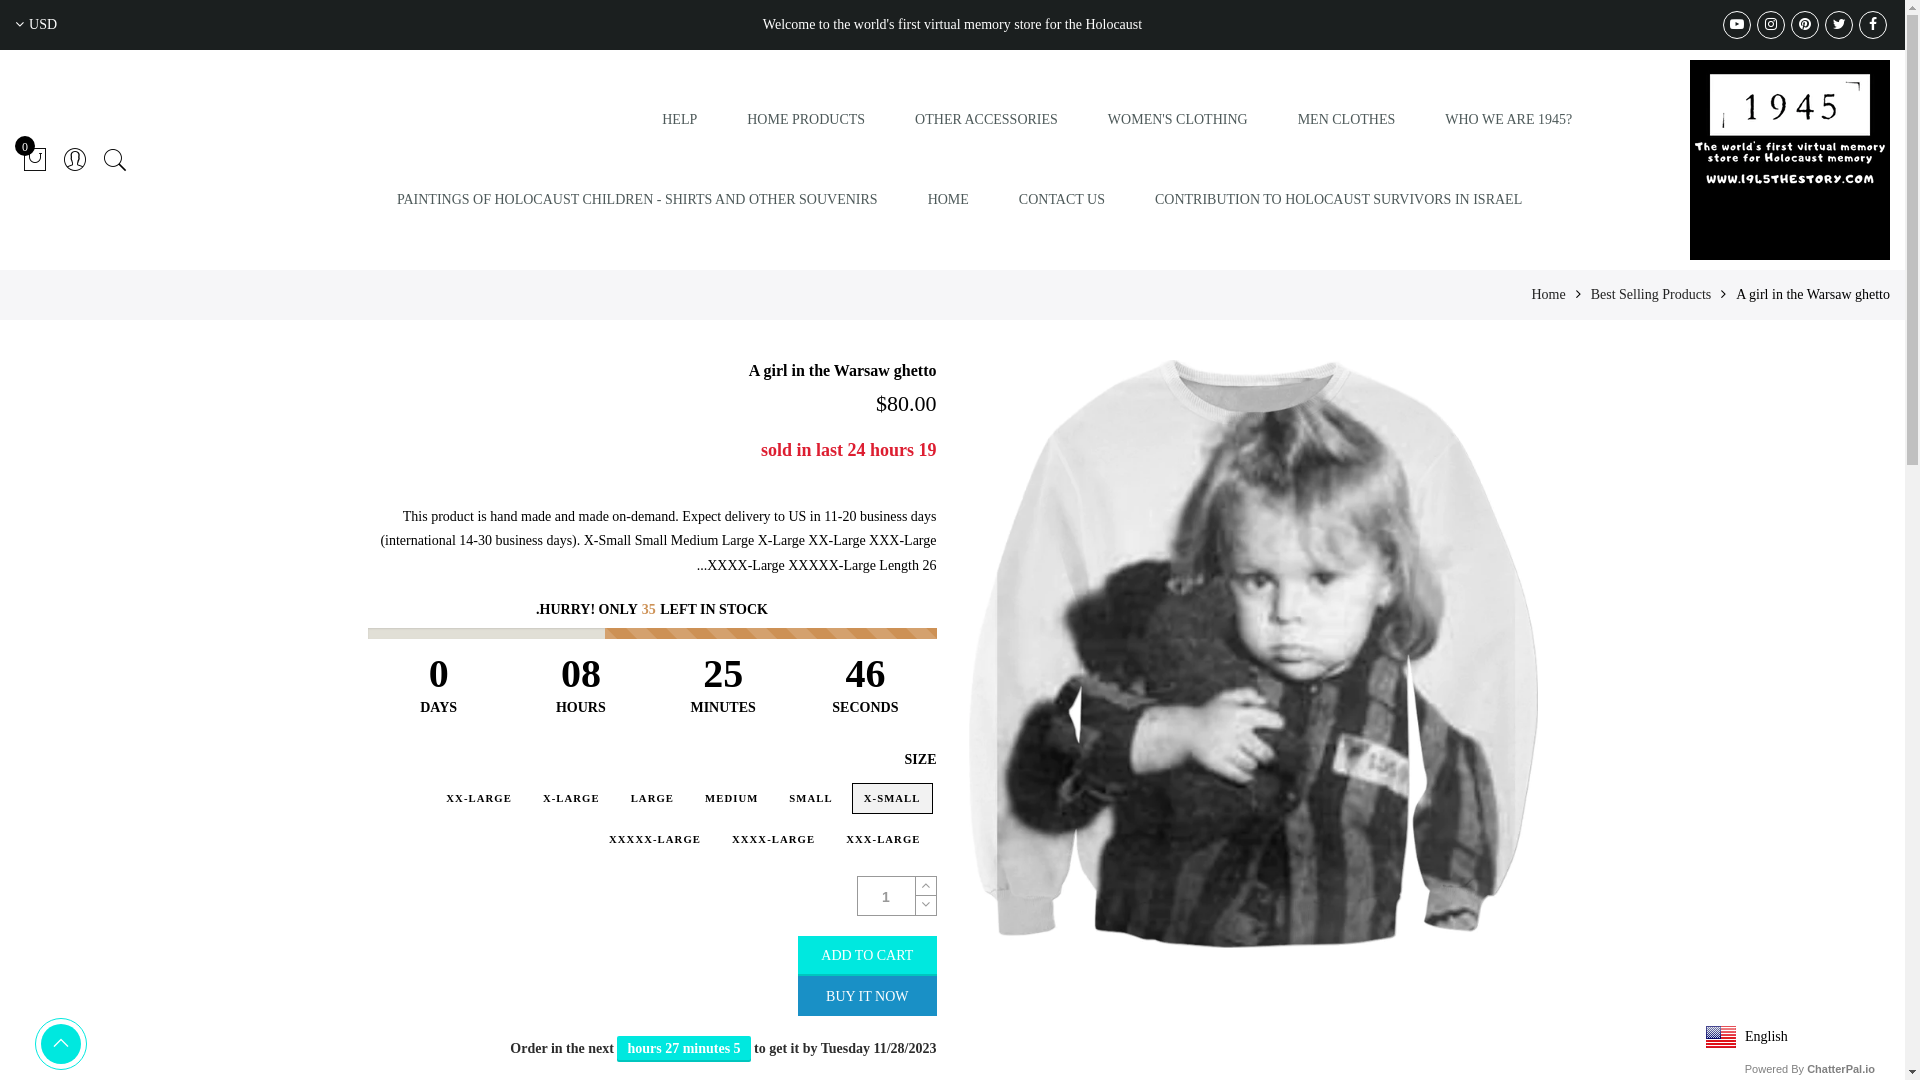 This screenshot has width=1920, height=1080. I want to click on 'ADD TO CART', so click(867, 955).